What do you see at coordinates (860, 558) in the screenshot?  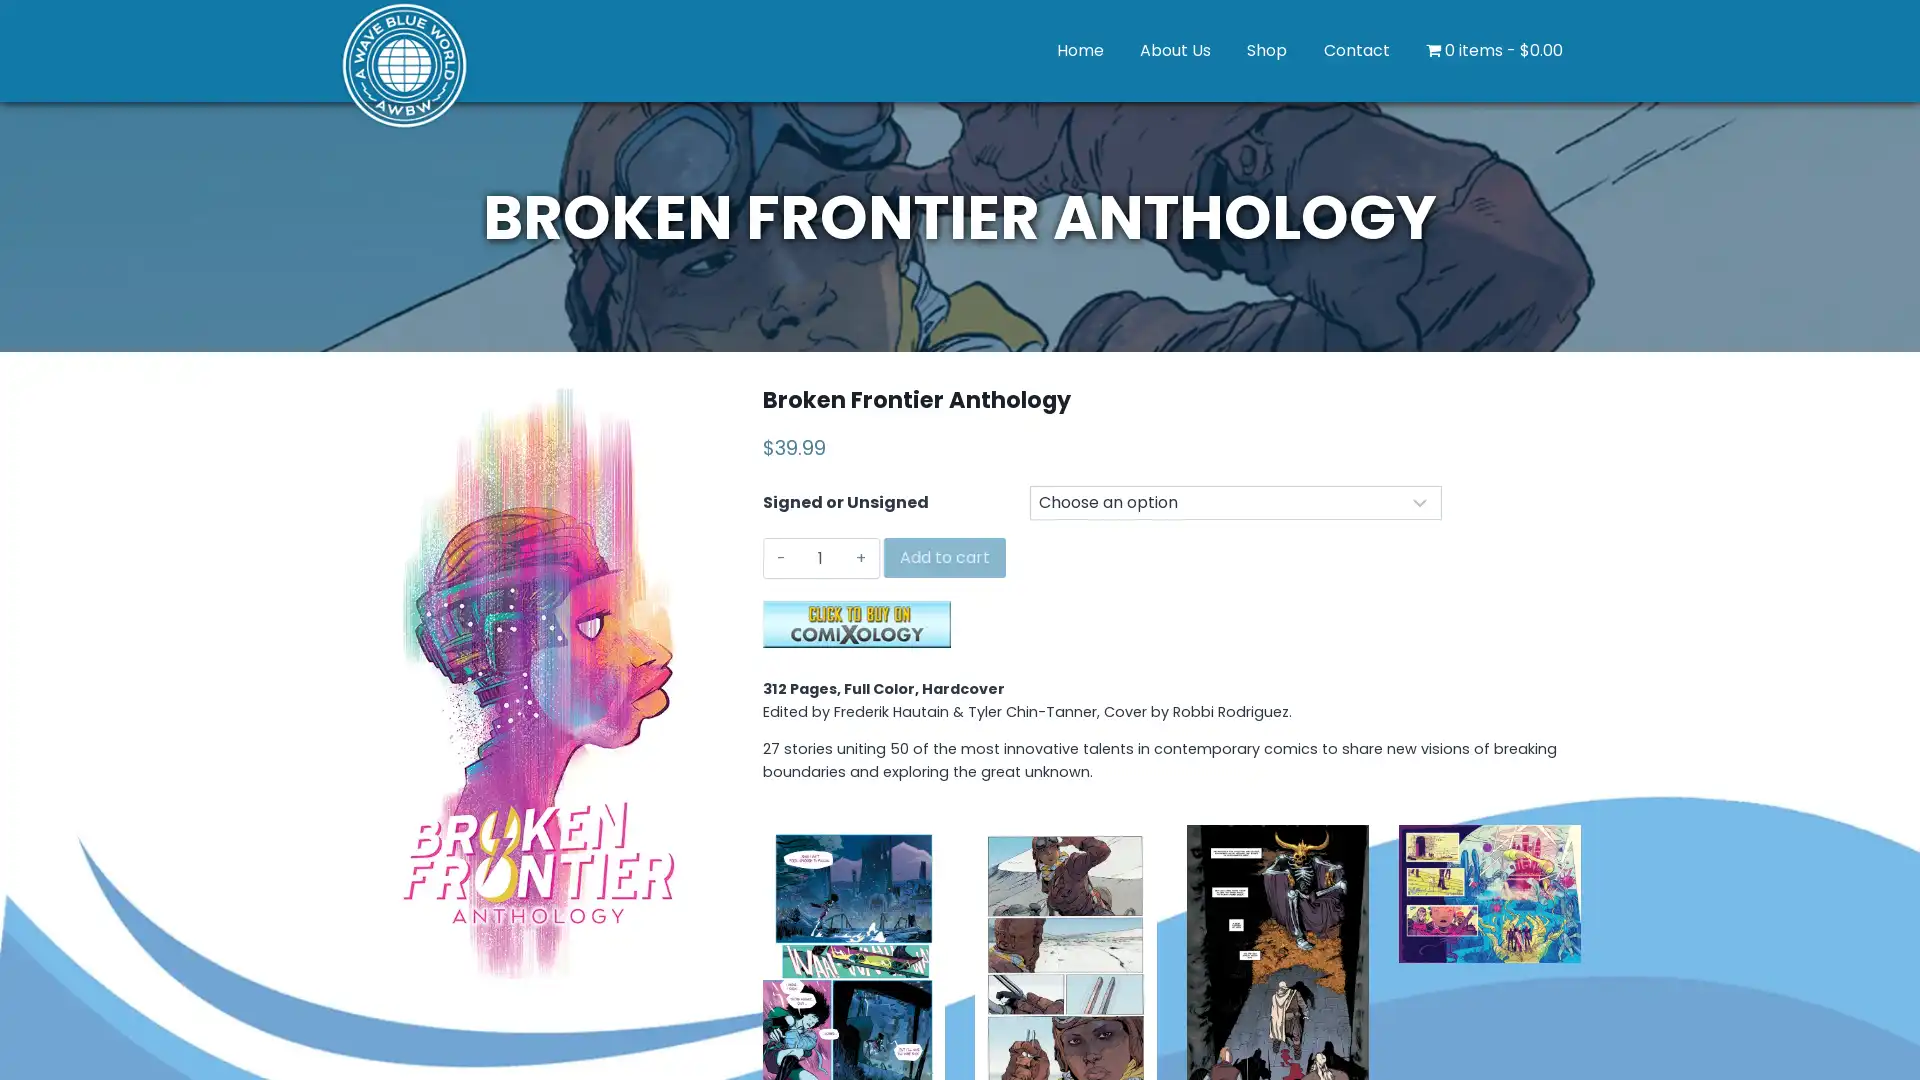 I see `+` at bounding box center [860, 558].